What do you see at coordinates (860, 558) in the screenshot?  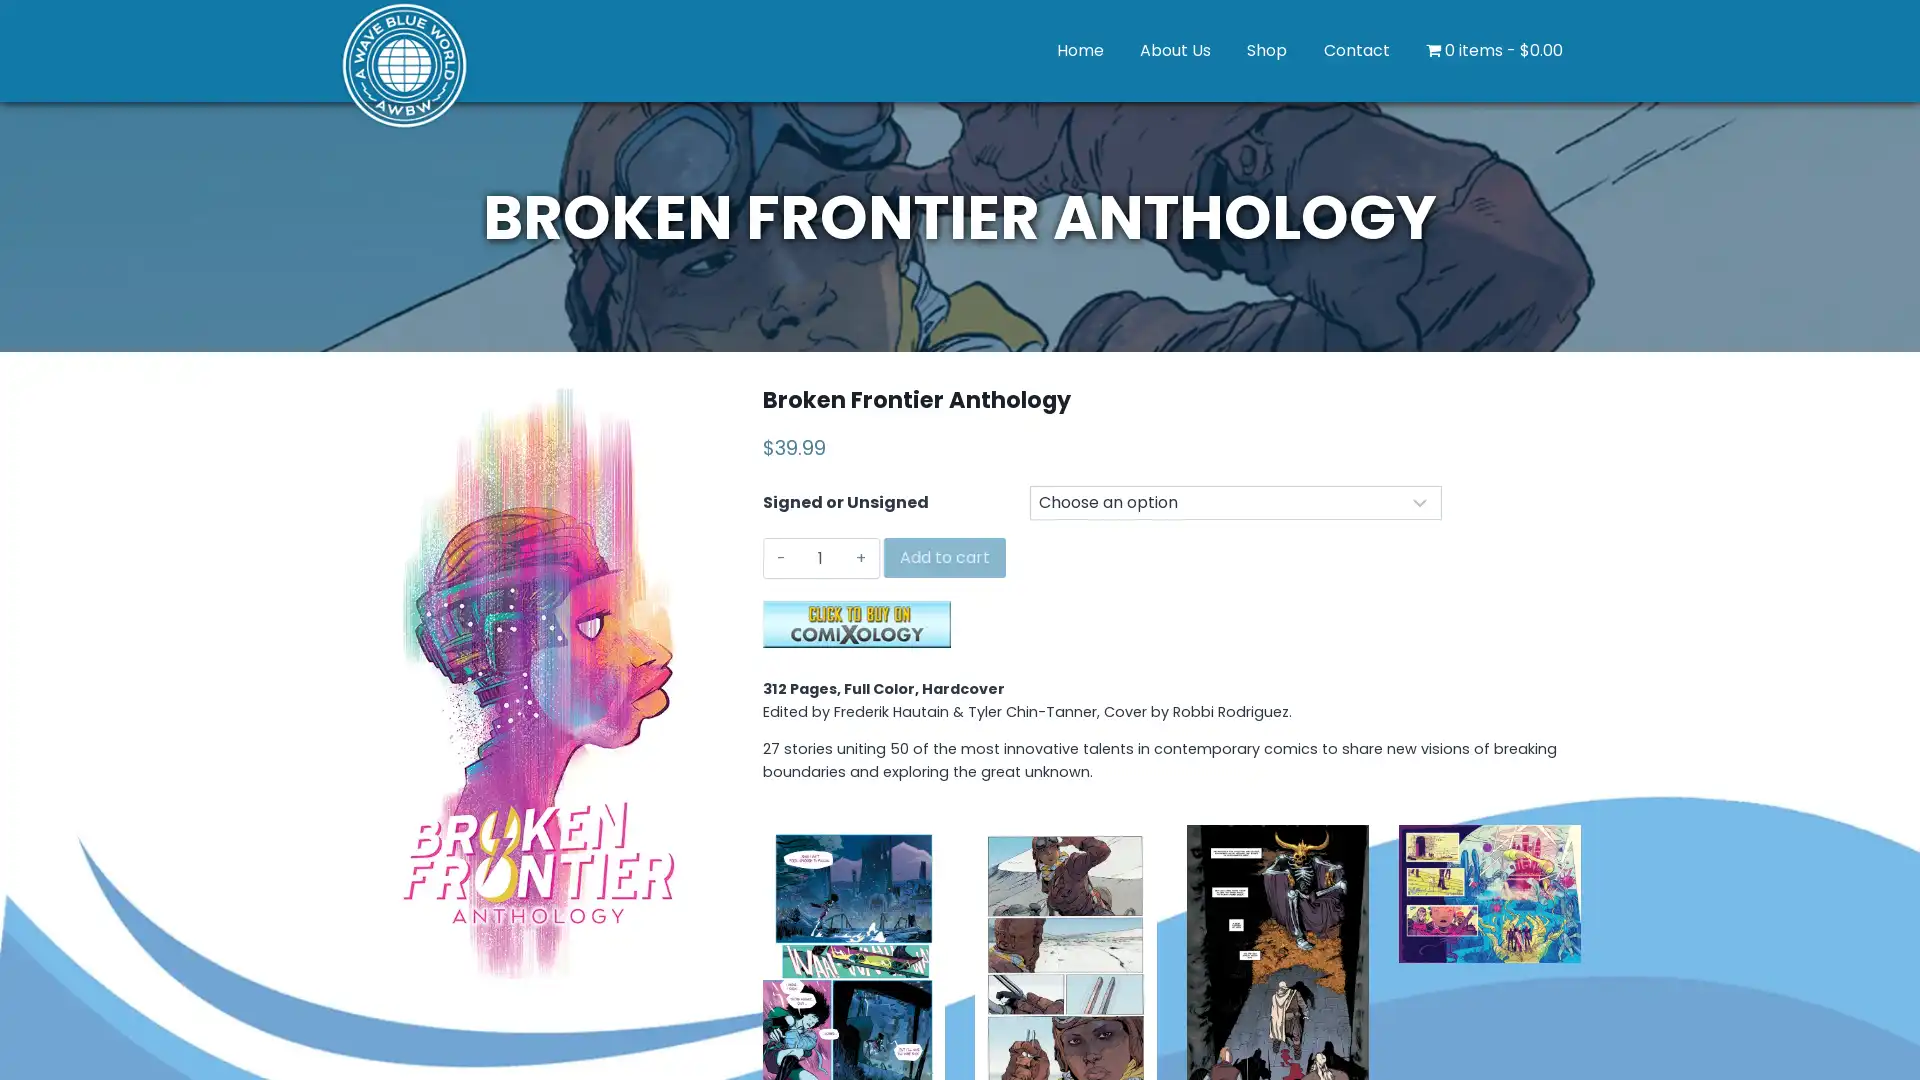 I see `+` at bounding box center [860, 558].